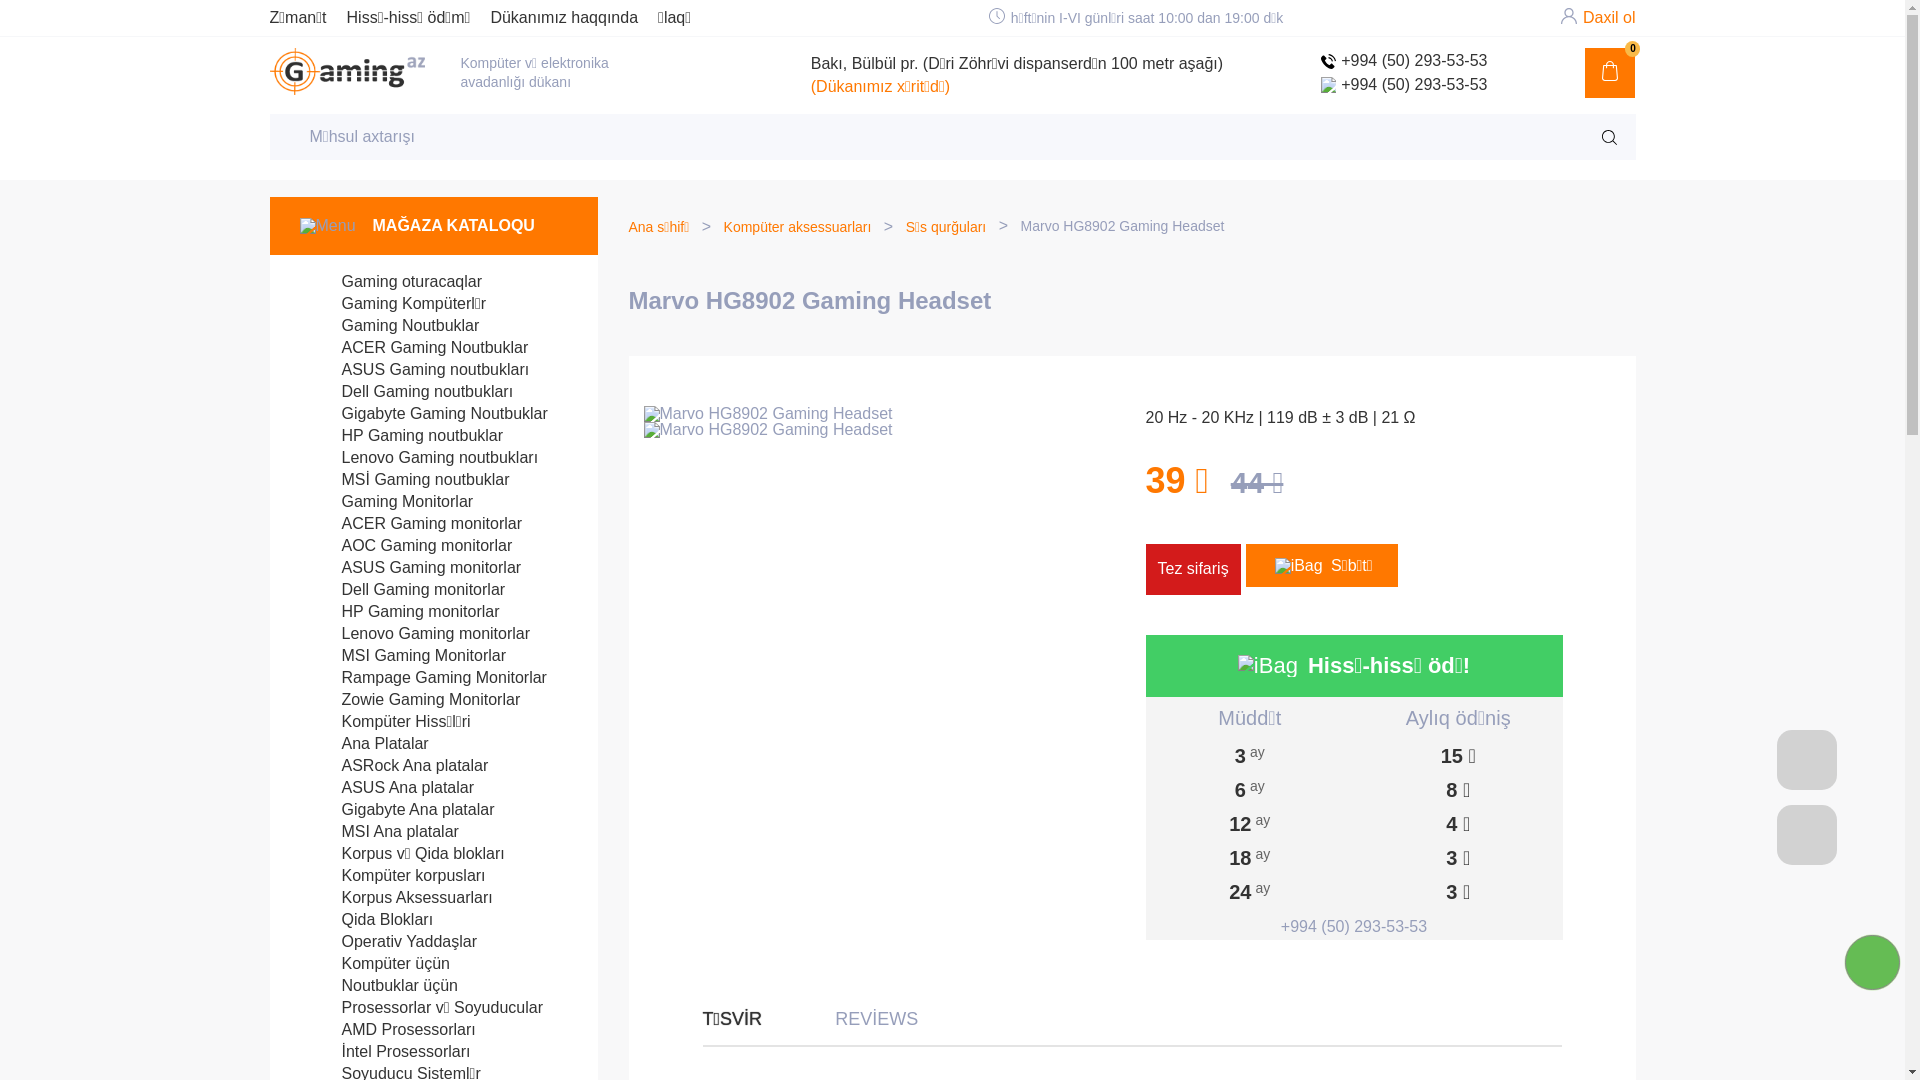  Describe the element at coordinates (1402, 60) in the screenshot. I see `'+994 (50) 293-53-53'` at that location.